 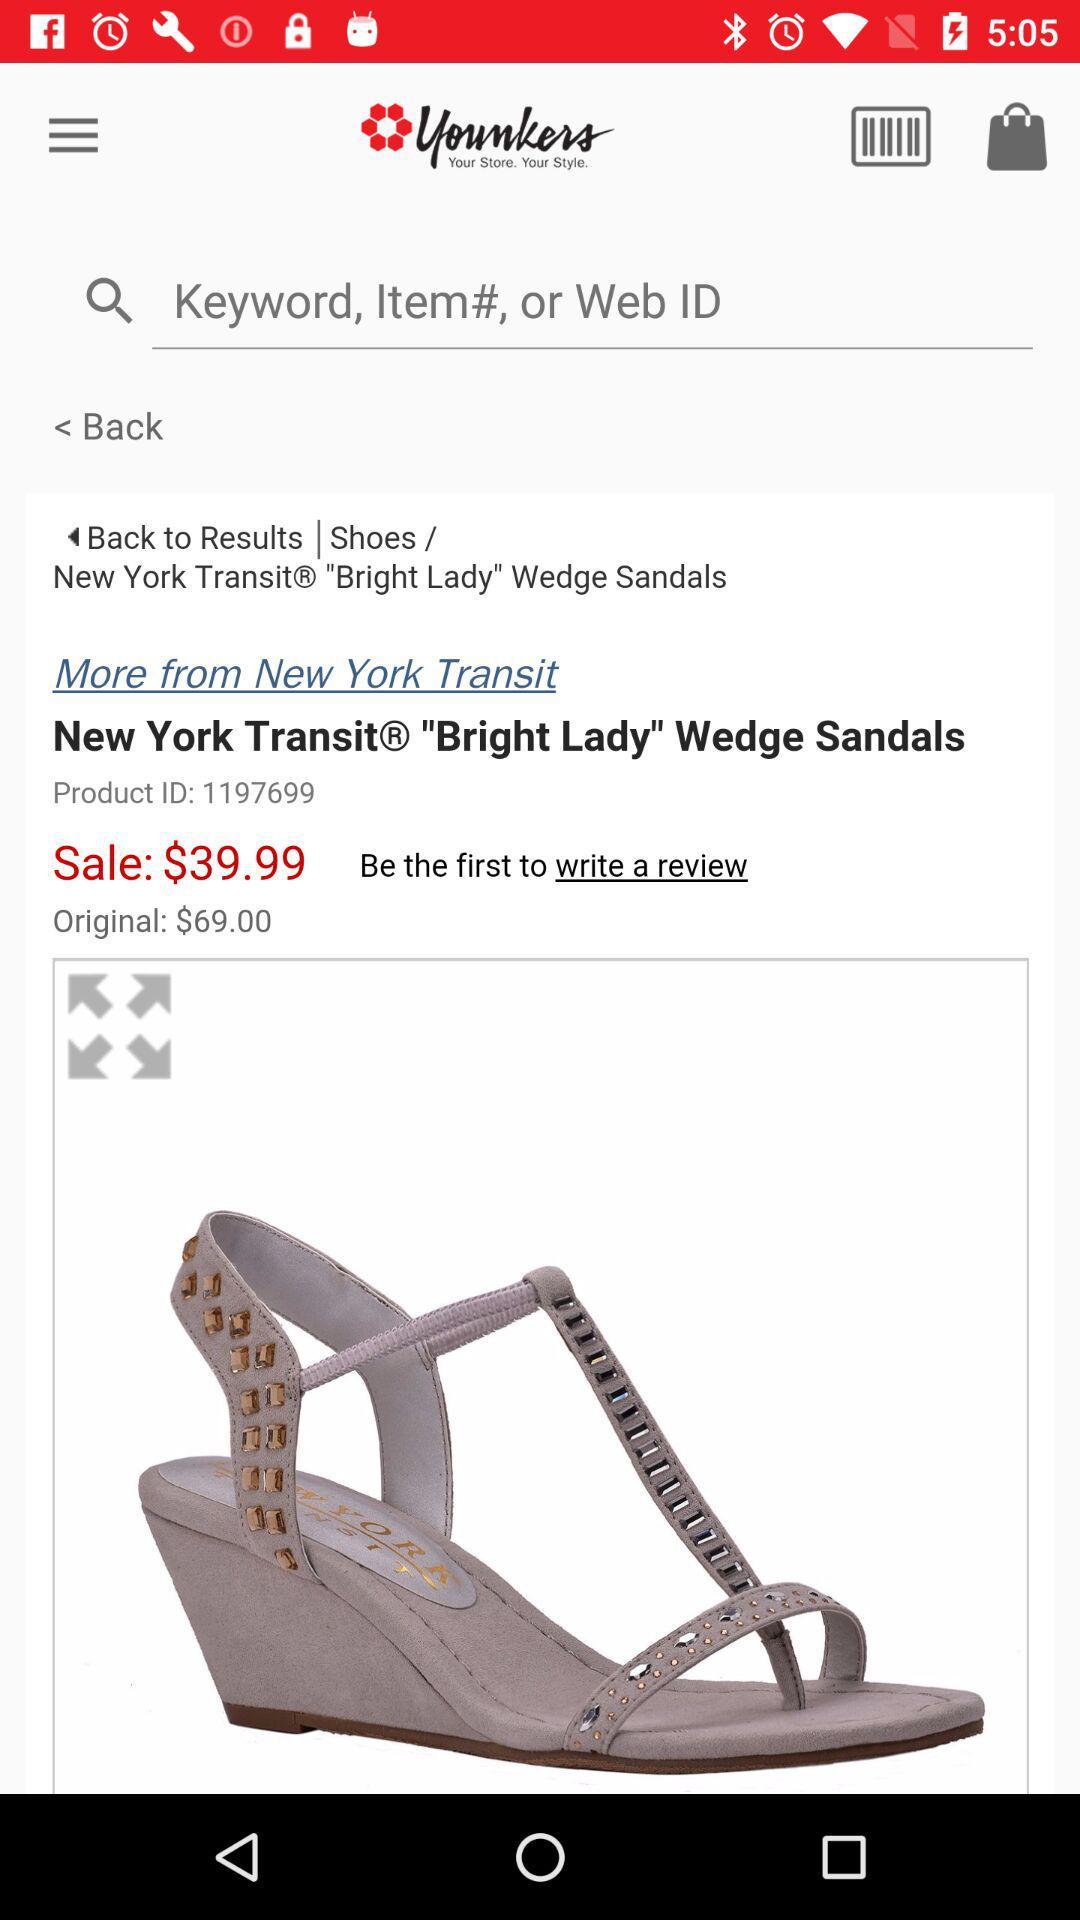 I want to click on buy, so click(x=1017, y=135).